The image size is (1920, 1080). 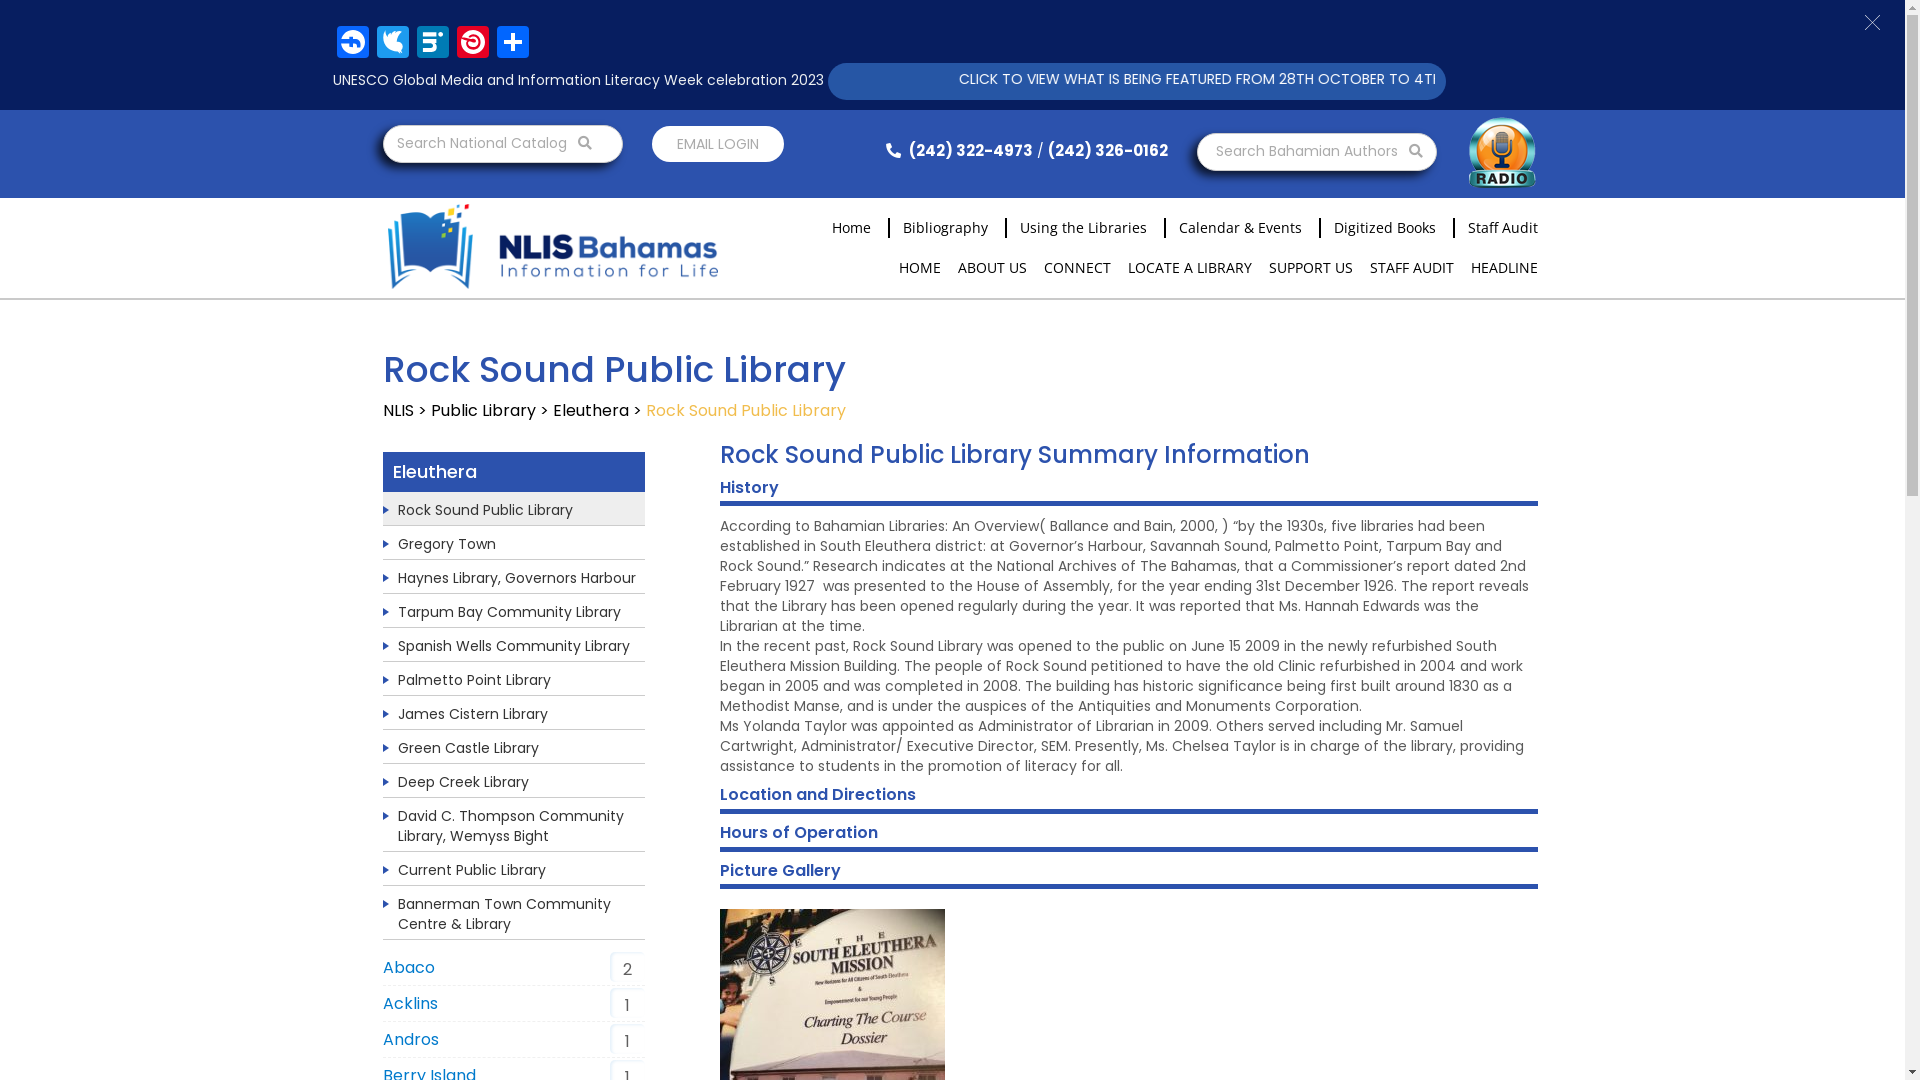 What do you see at coordinates (462, 781) in the screenshot?
I see `'Deep Creek Library'` at bounding box center [462, 781].